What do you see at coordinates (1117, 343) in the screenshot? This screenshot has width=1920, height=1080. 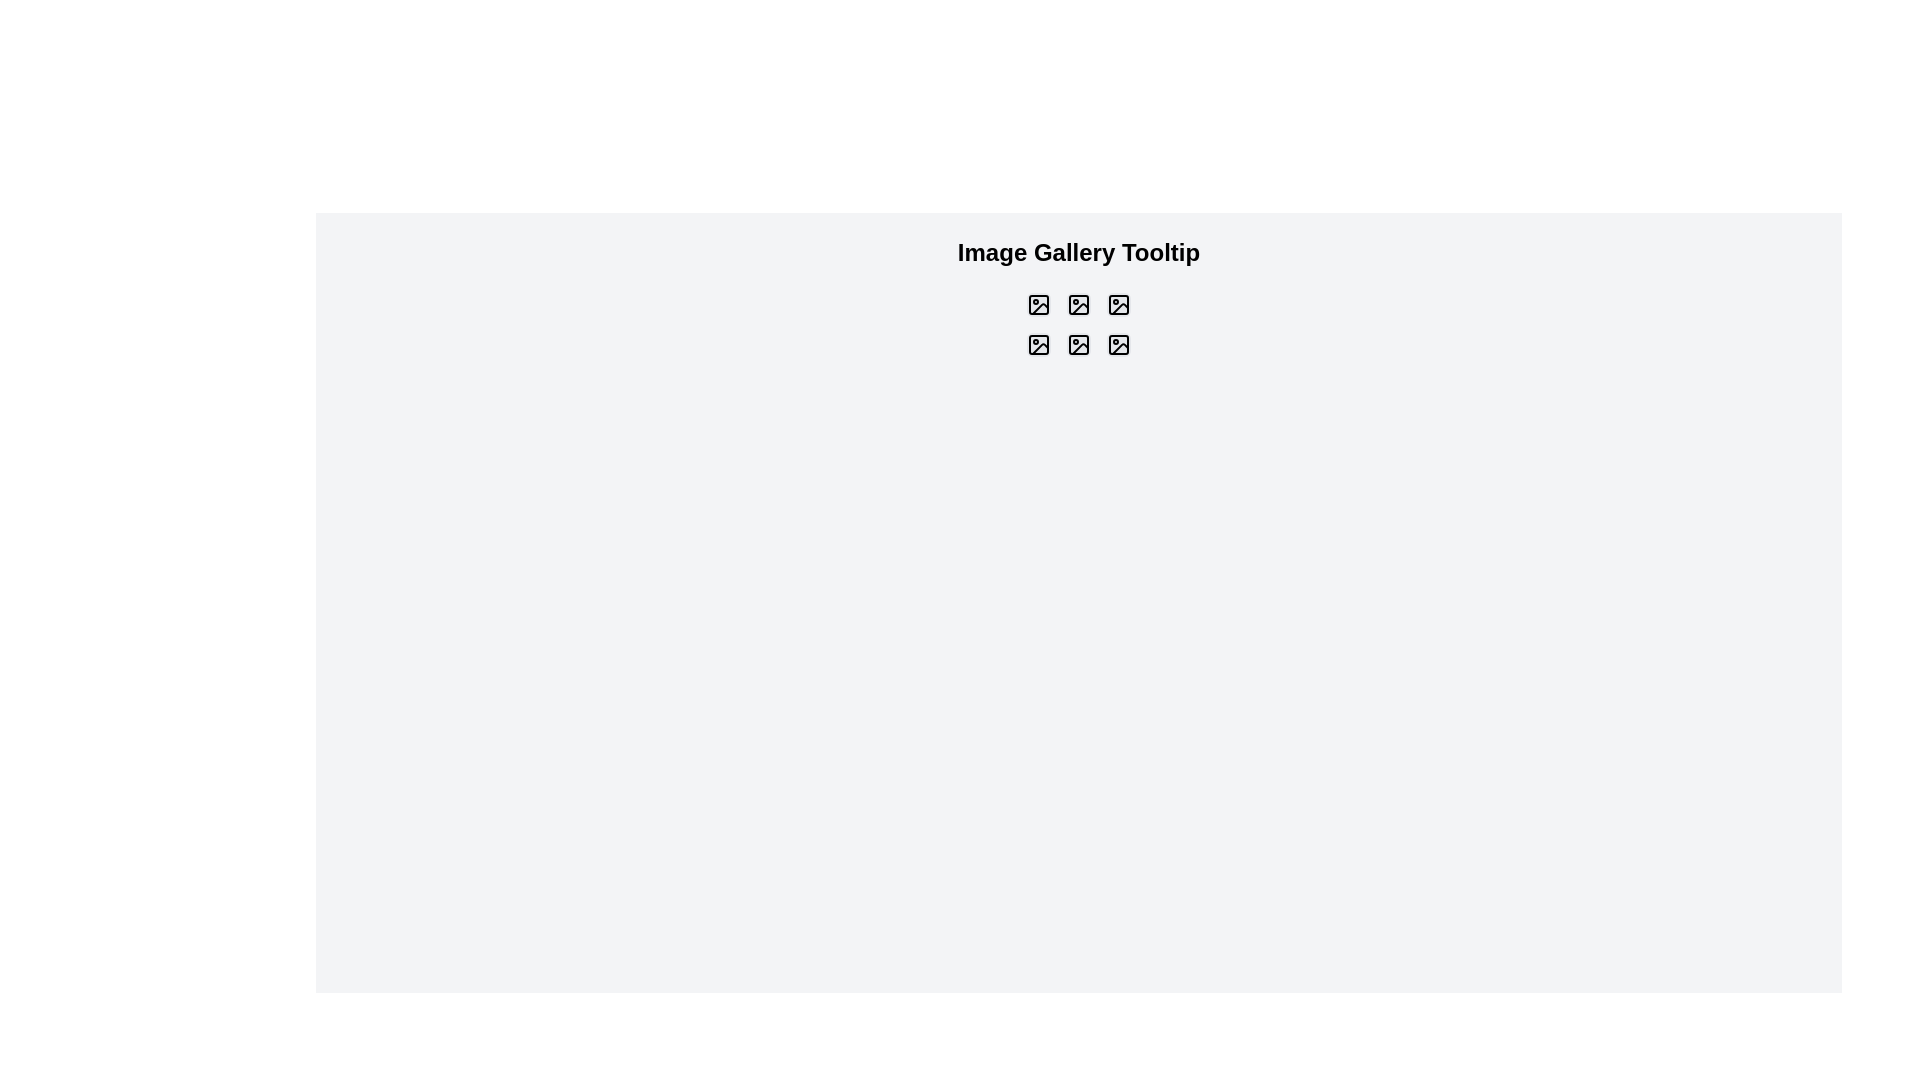 I see `the SVG rectangle icon part, which serves as a decorative or functional outline of a picture, located at the bottom-right of a grid of icons` at bounding box center [1117, 343].